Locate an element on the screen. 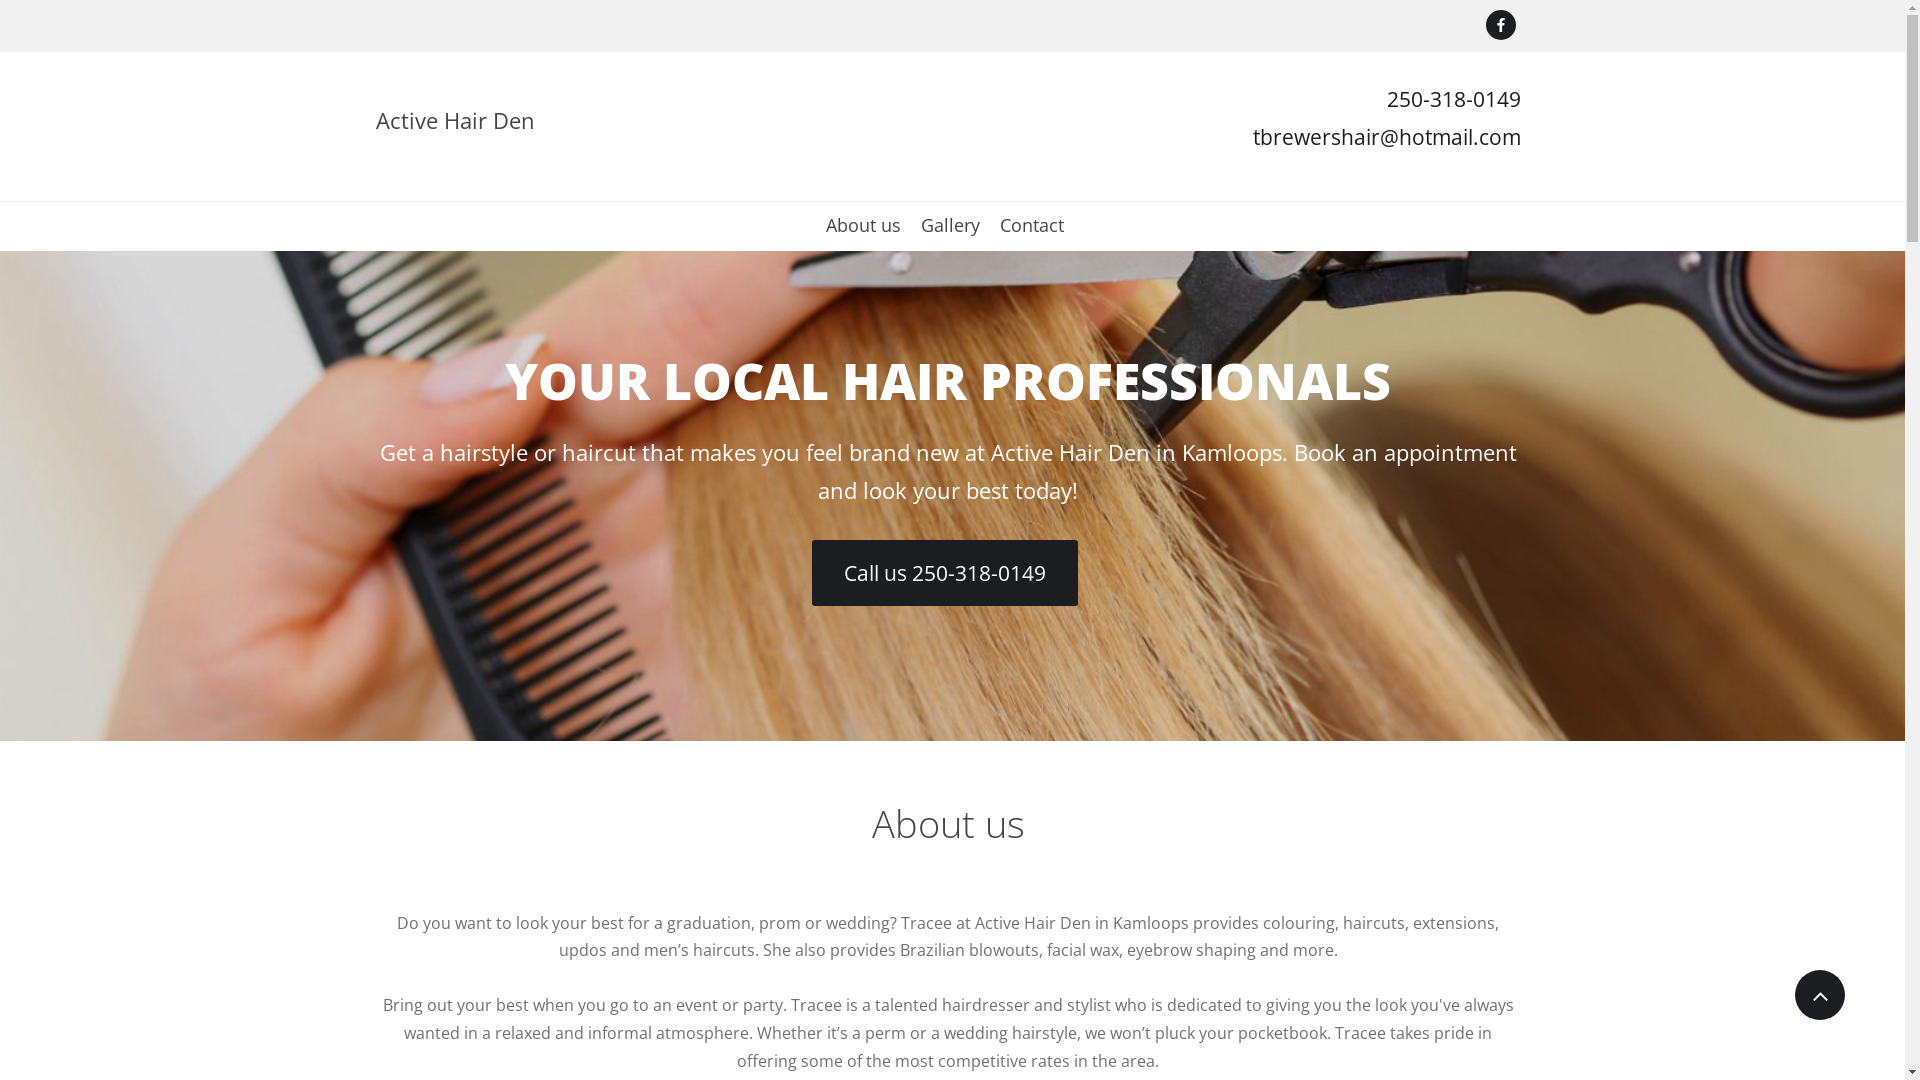 Image resolution: width=1920 pixels, height=1080 pixels. 'tbrewershair@hotmail.com' is located at coordinates (1385, 136).